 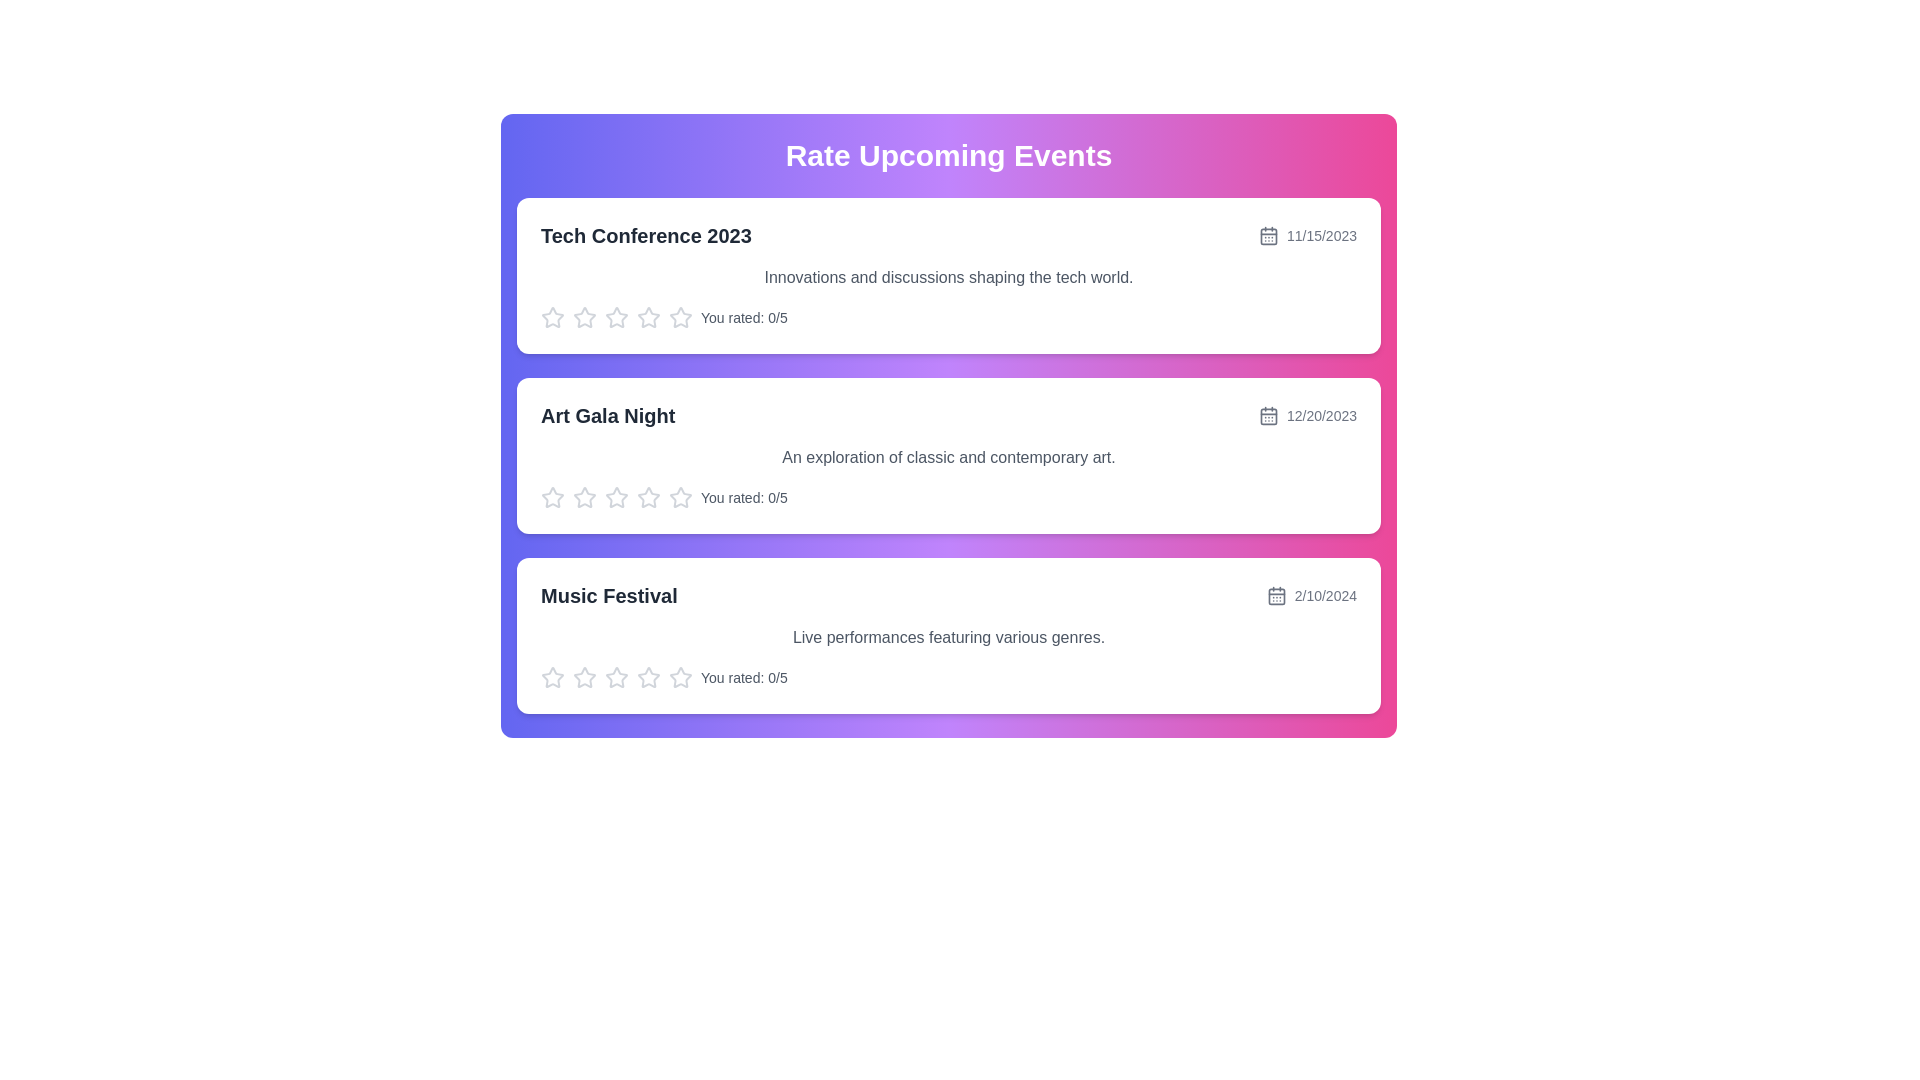 What do you see at coordinates (616, 676) in the screenshot?
I see `the first star-shaped interactive icon representing a 1-star rating for the 'Music Festival' event` at bounding box center [616, 676].